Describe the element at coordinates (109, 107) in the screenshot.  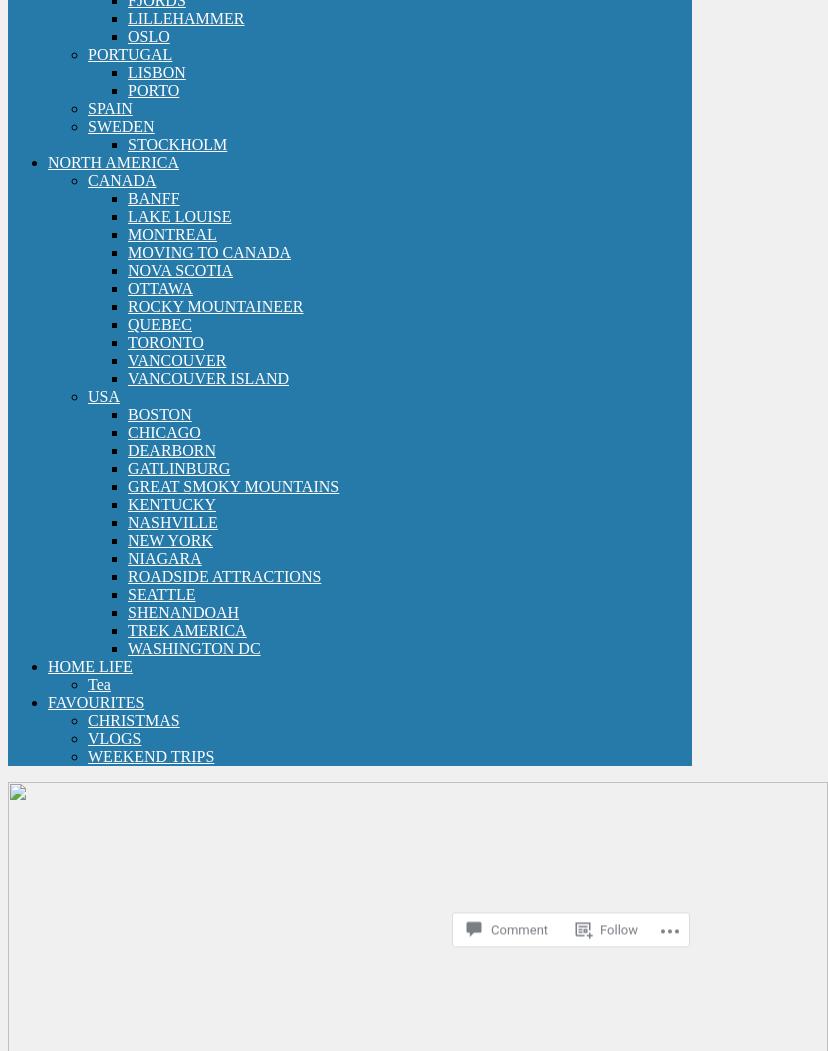
I see `'SPAIN'` at that location.